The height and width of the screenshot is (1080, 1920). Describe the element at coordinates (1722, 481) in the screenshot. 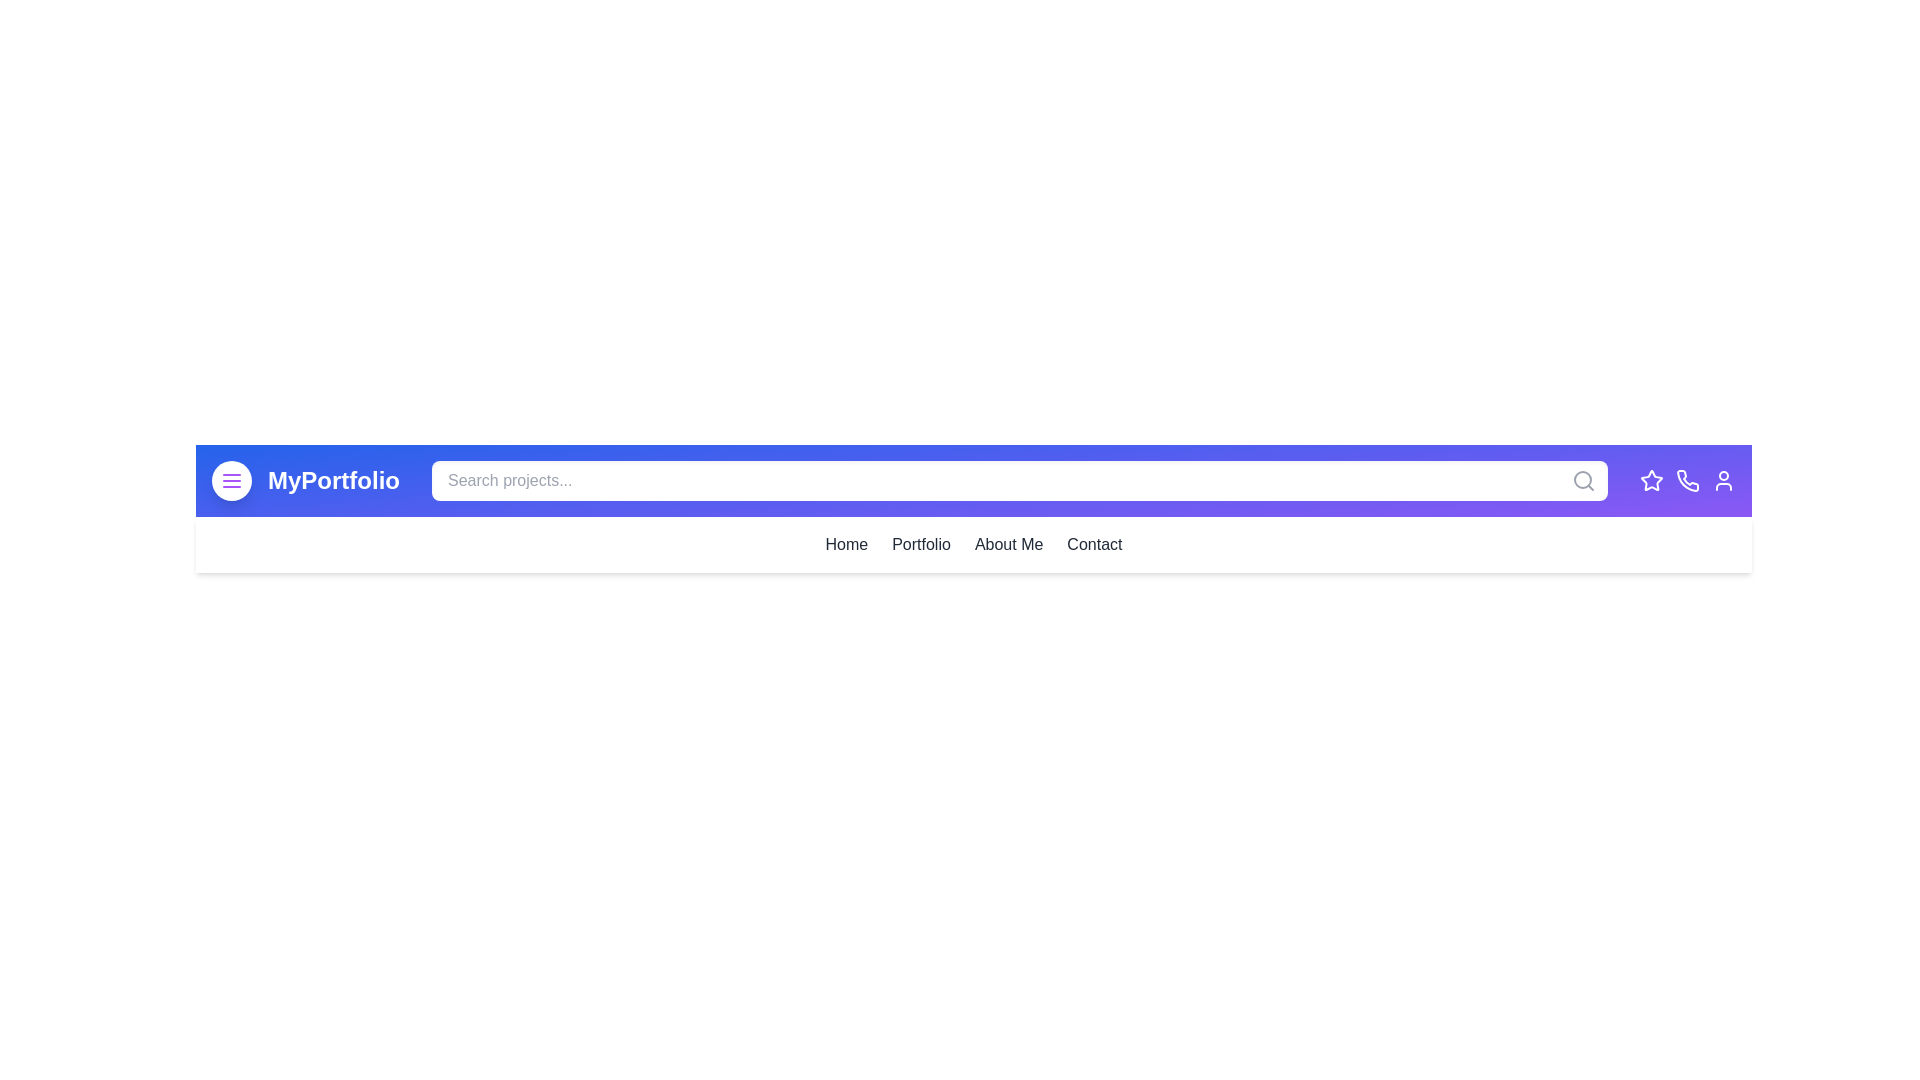

I see `the user icon to open the user menu` at that location.